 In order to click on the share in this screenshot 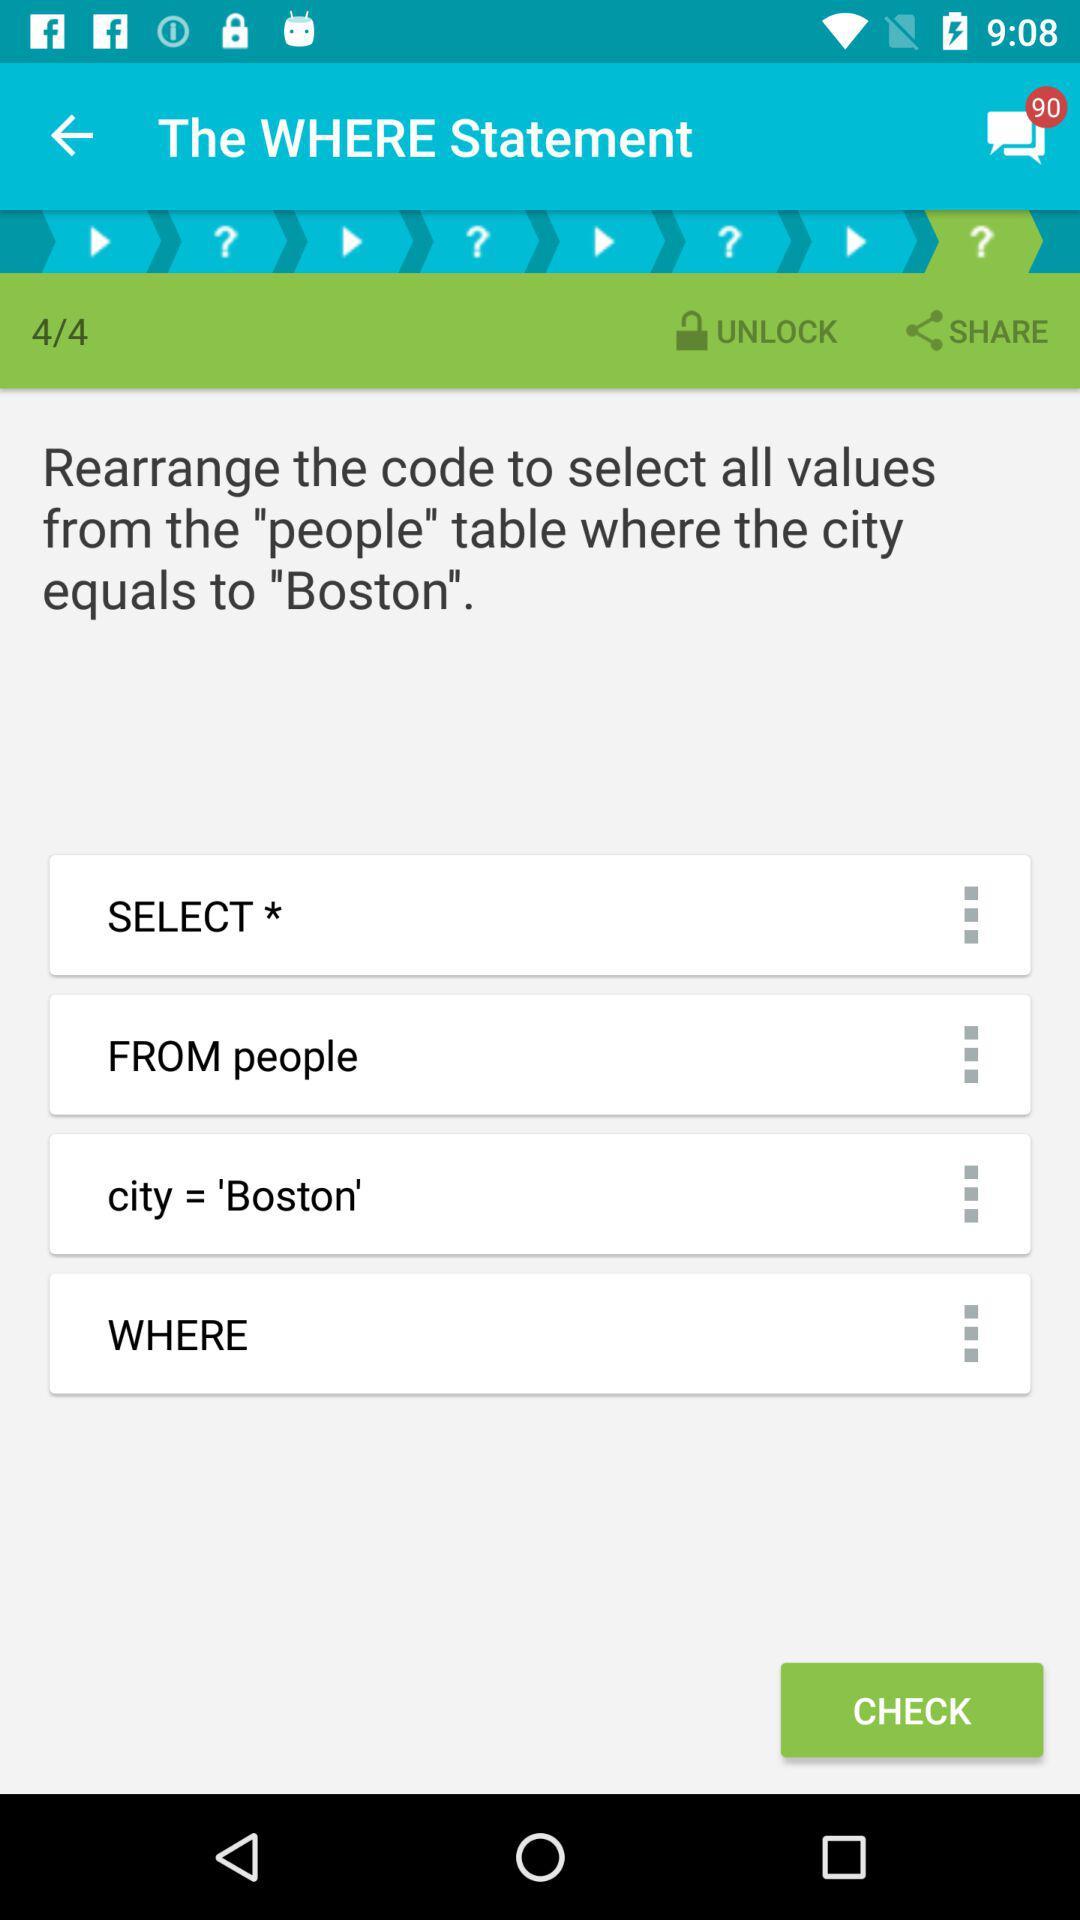, I will do `click(973, 330)`.